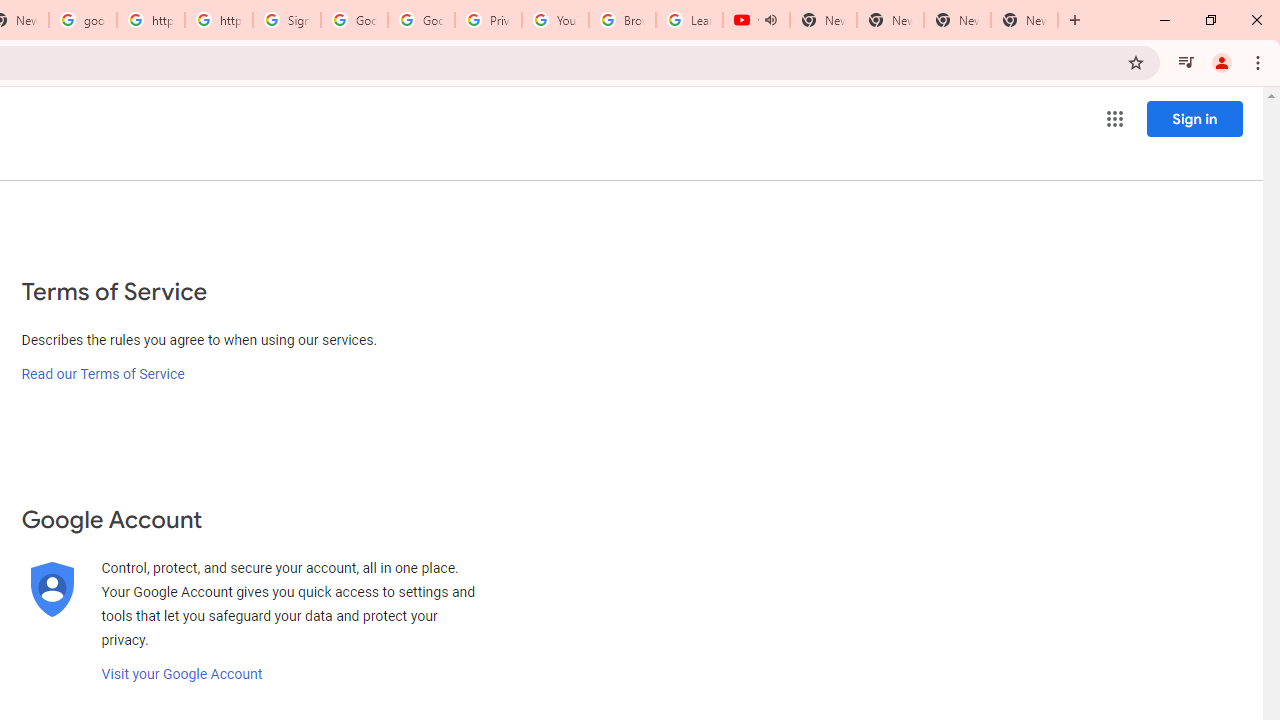 This screenshot has height=720, width=1280. What do you see at coordinates (555, 20) in the screenshot?
I see `'YouTube'` at bounding box center [555, 20].